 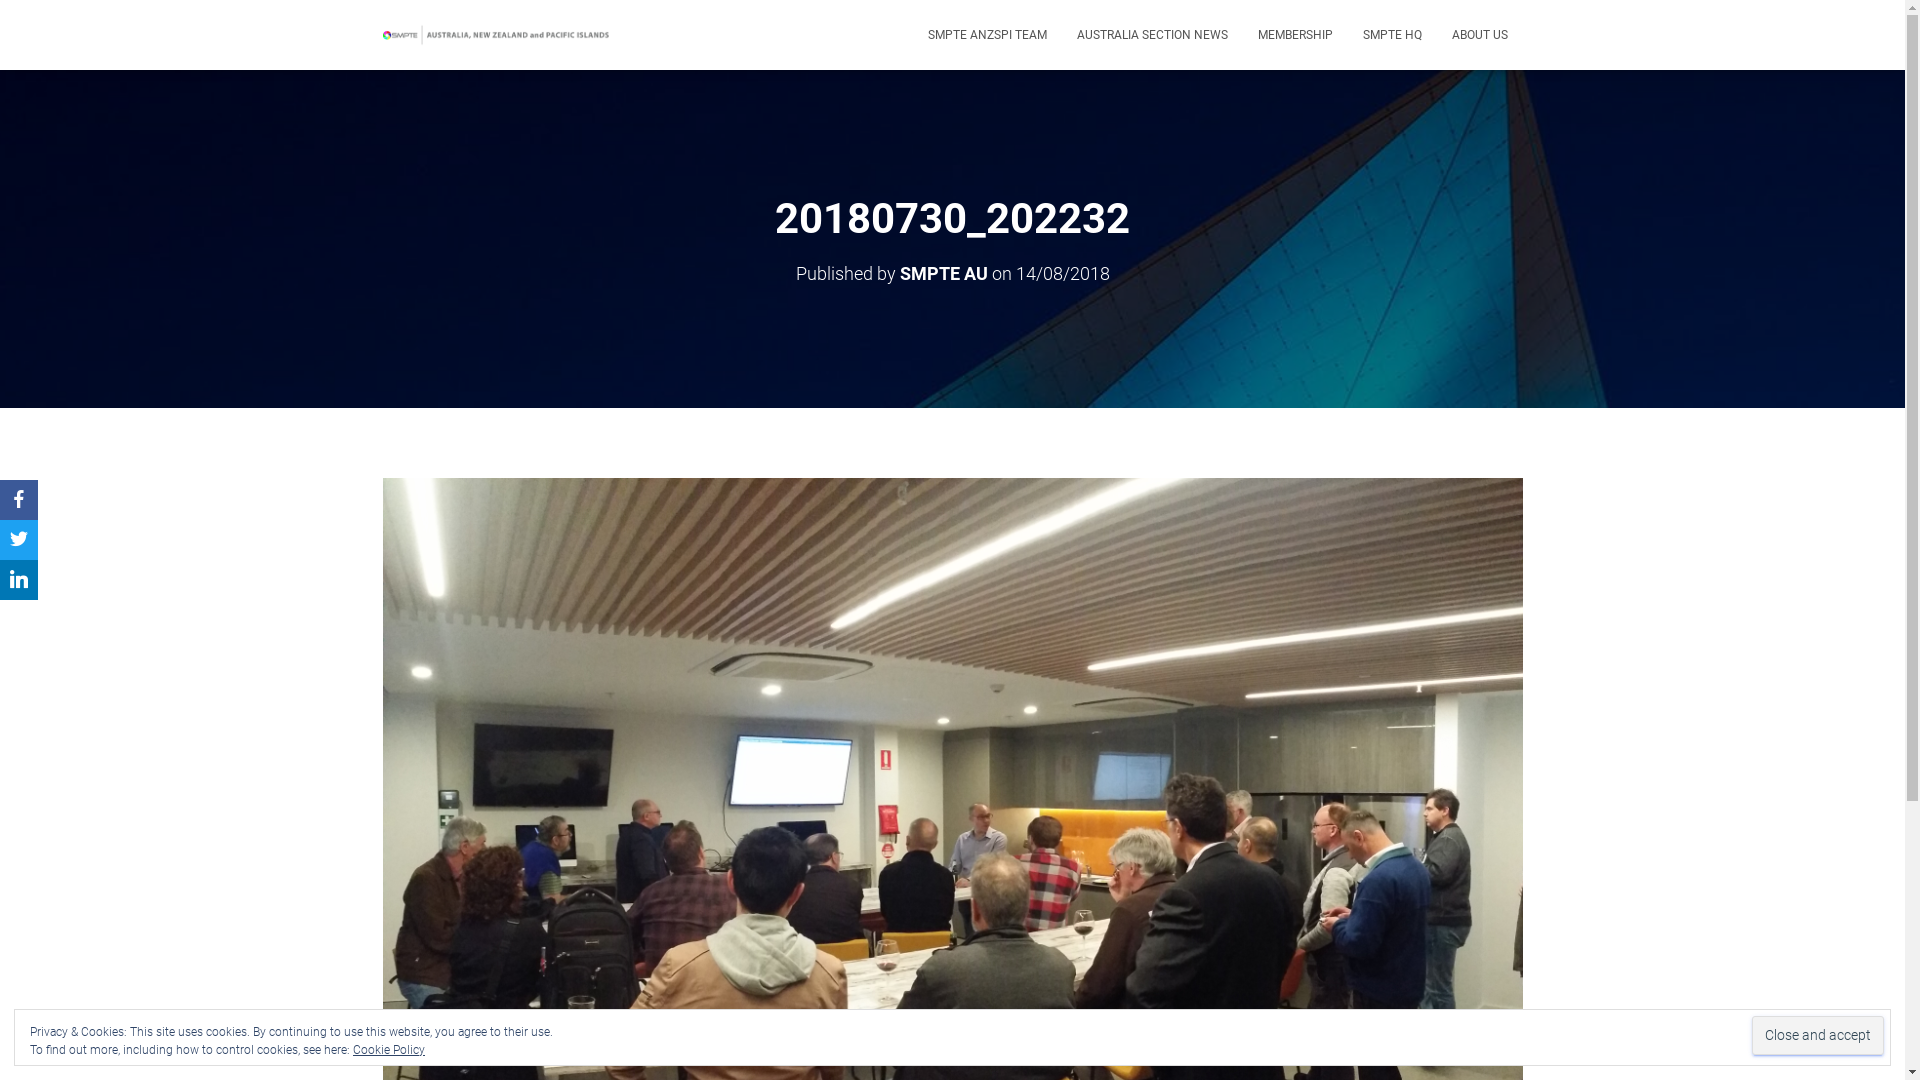 What do you see at coordinates (911, 34) in the screenshot?
I see `'SMPTE ANZSPI TEAM'` at bounding box center [911, 34].